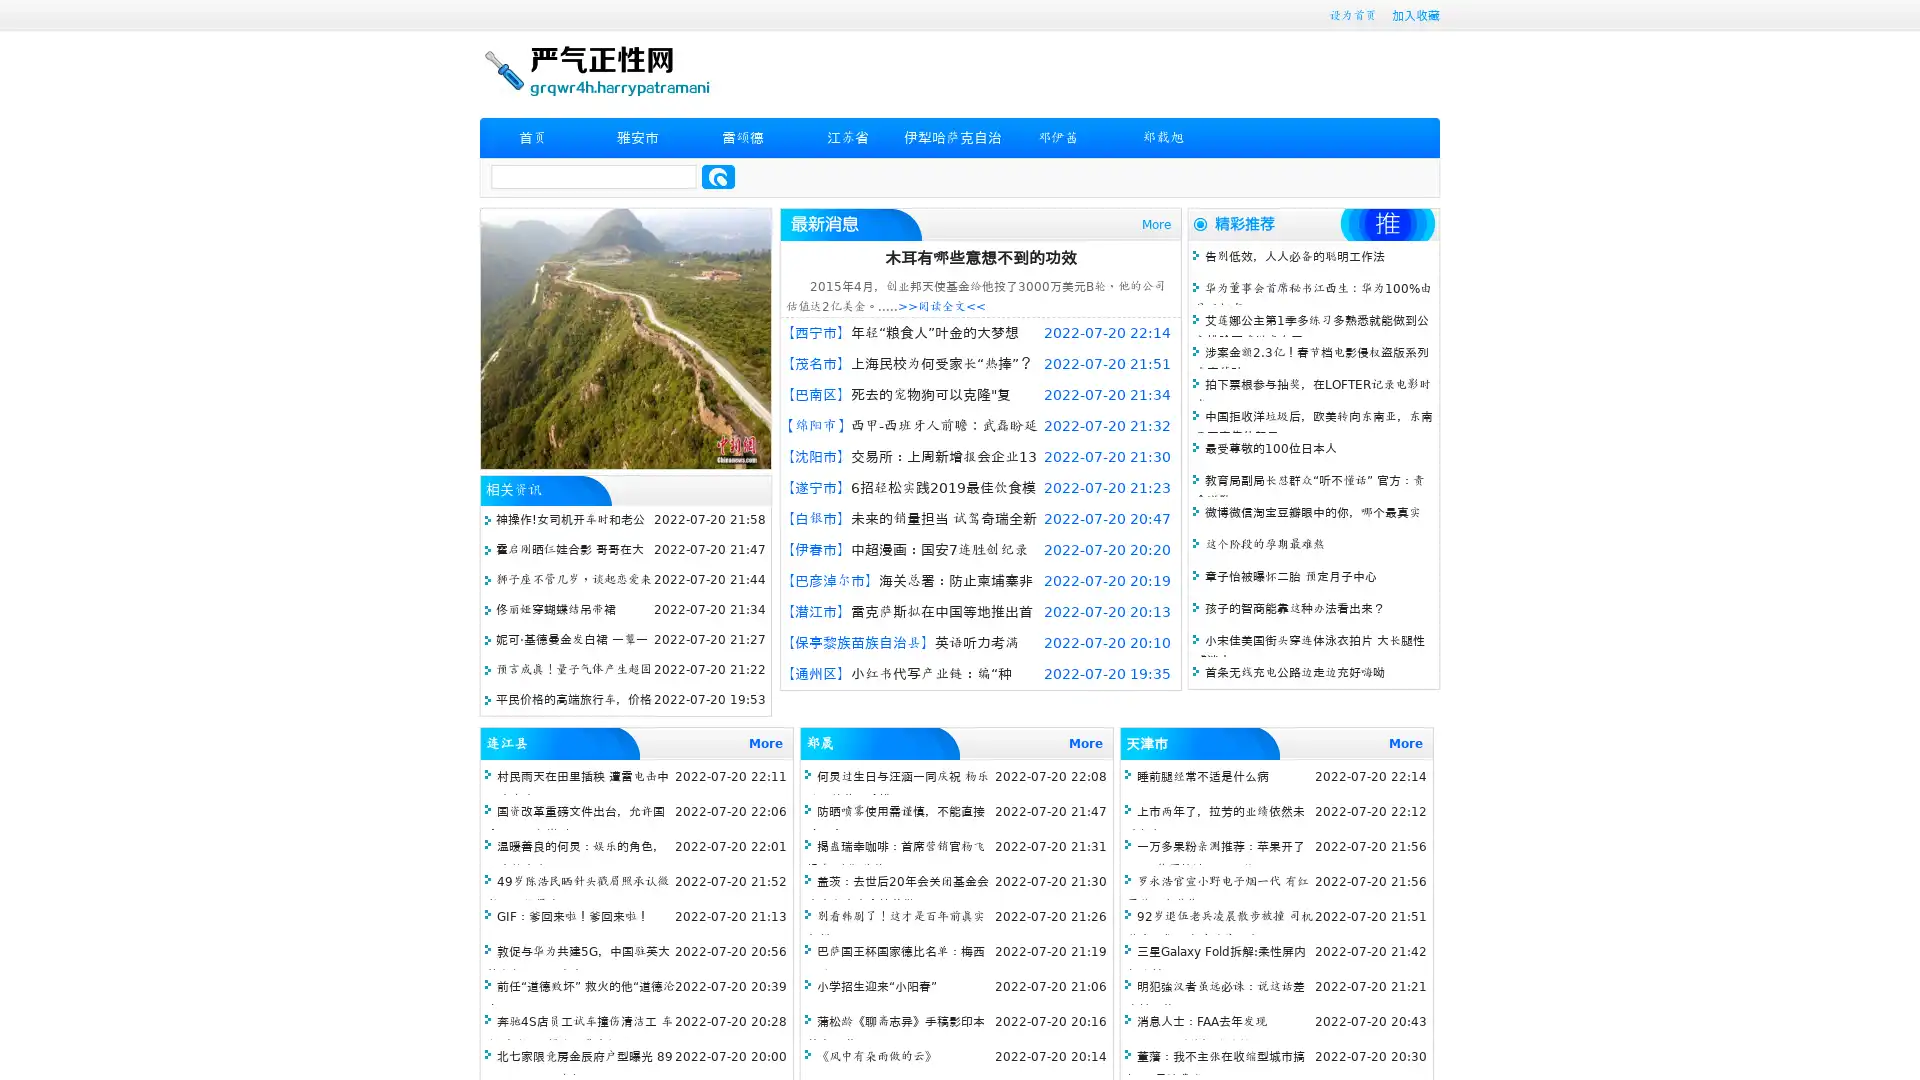 The height and width of the screenshot is (1080, 1920). Describe the element at coordinates (718, 176) in the screenshot. I see `Search` at that location.